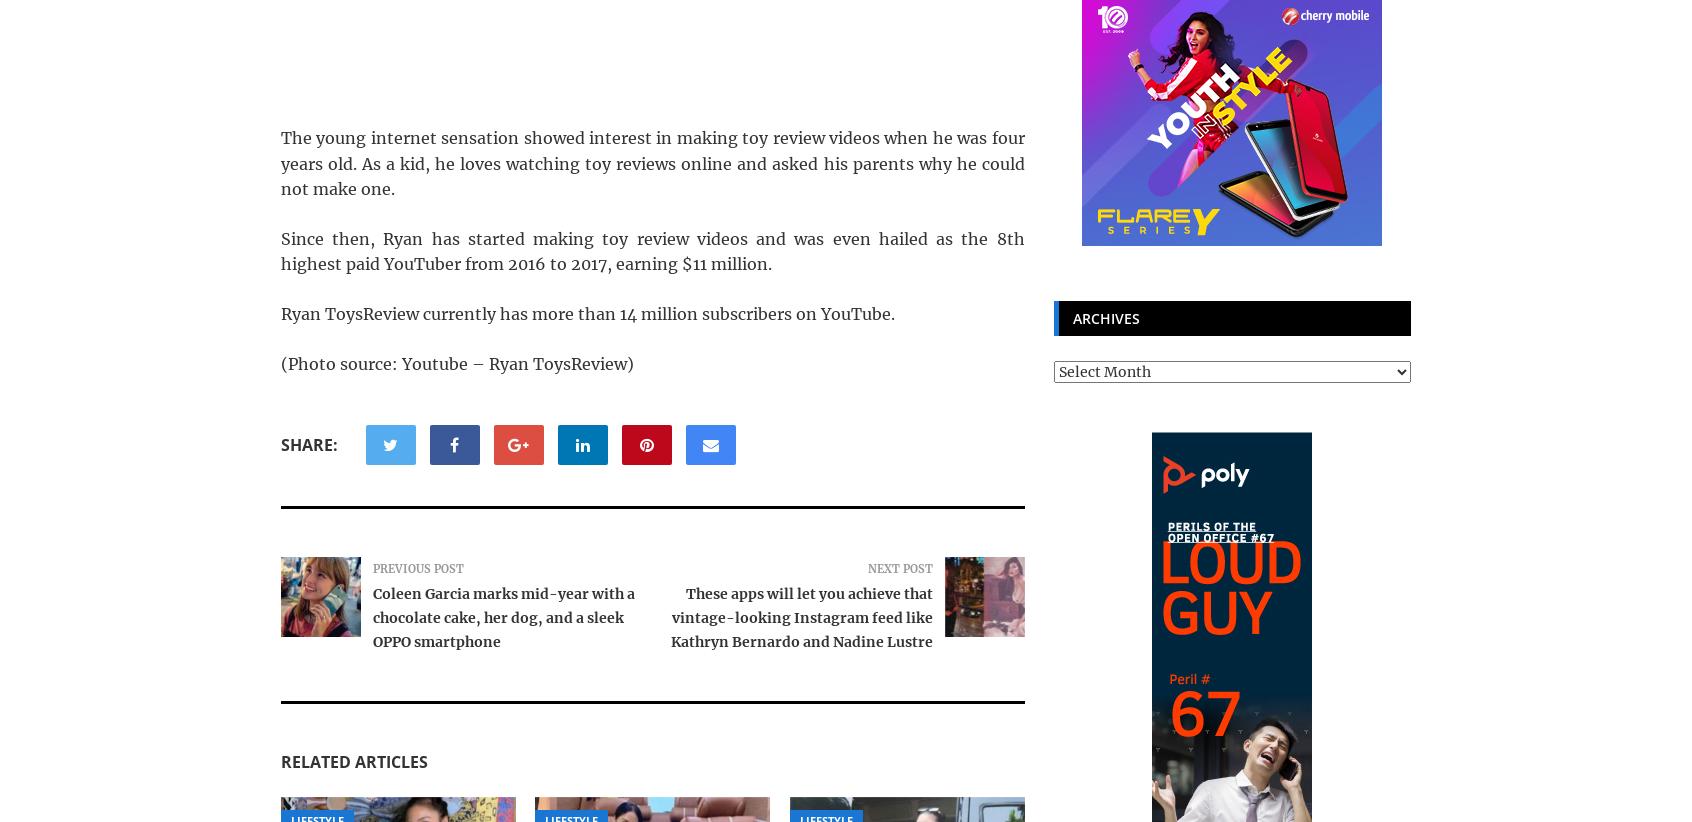 Image resolution: width=1692 pixels, height=822 pixels. I want to click on 'Coleen Garcia marks mid-year with a chocolate cake, her dog, and a sleek OPPO smartphone', so click(372, 616).